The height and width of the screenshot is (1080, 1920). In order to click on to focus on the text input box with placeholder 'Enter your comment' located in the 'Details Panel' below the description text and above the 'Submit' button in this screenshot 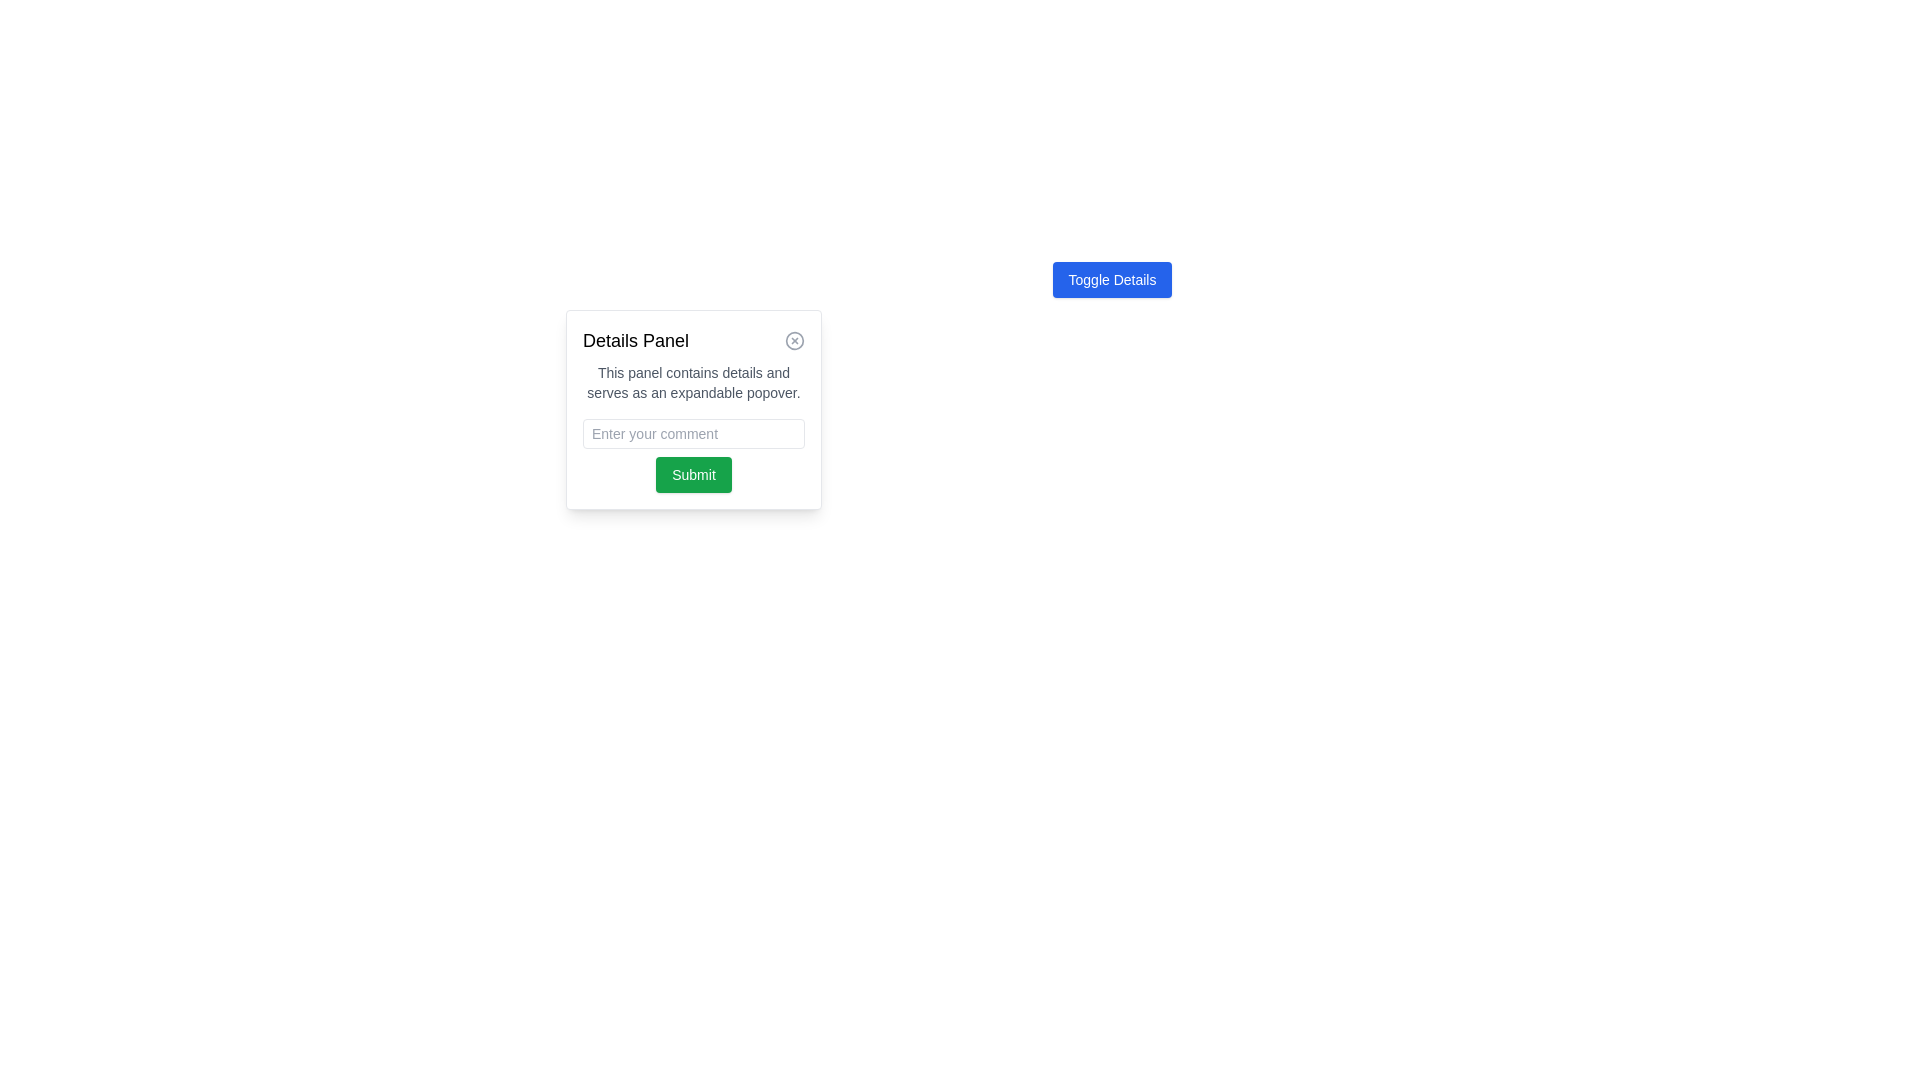, I will do `click(694, 433)`.